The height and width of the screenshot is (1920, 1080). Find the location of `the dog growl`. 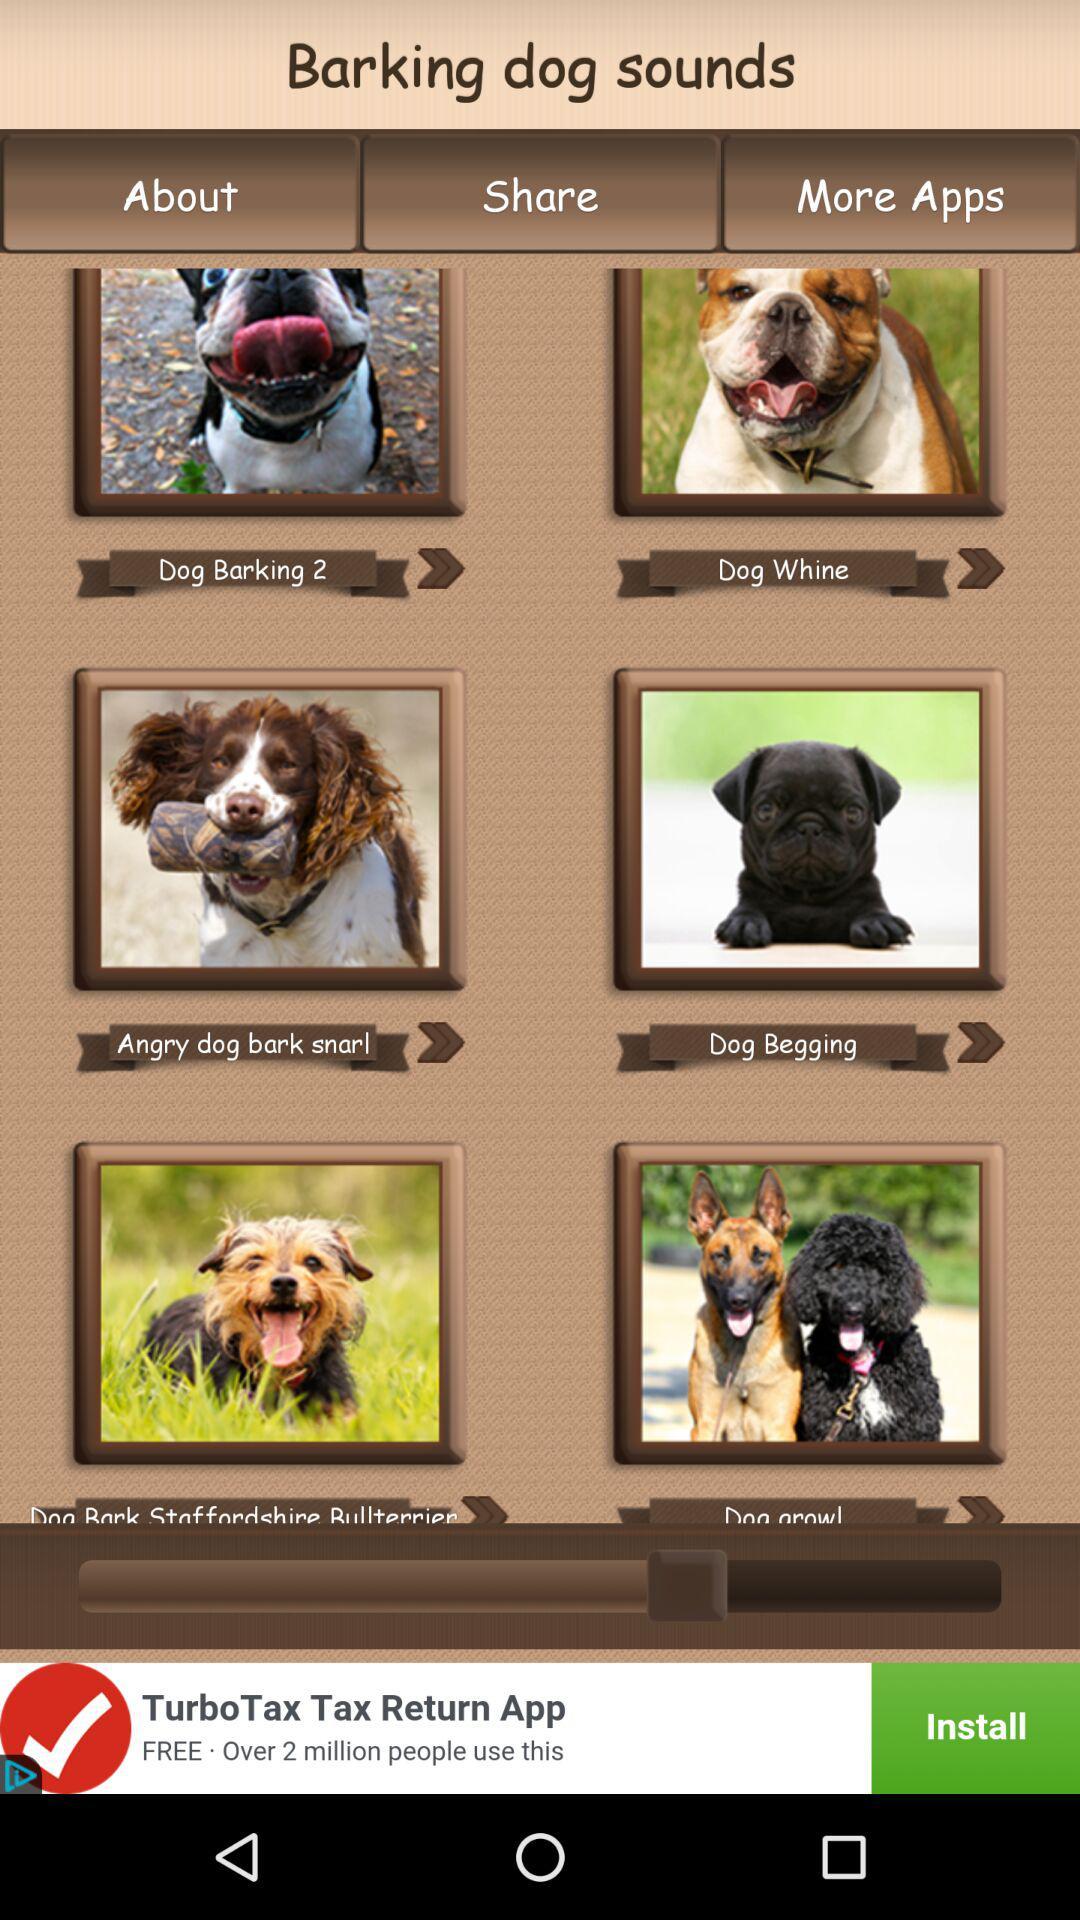

the dog growl is located at coordinates (782, 1502).